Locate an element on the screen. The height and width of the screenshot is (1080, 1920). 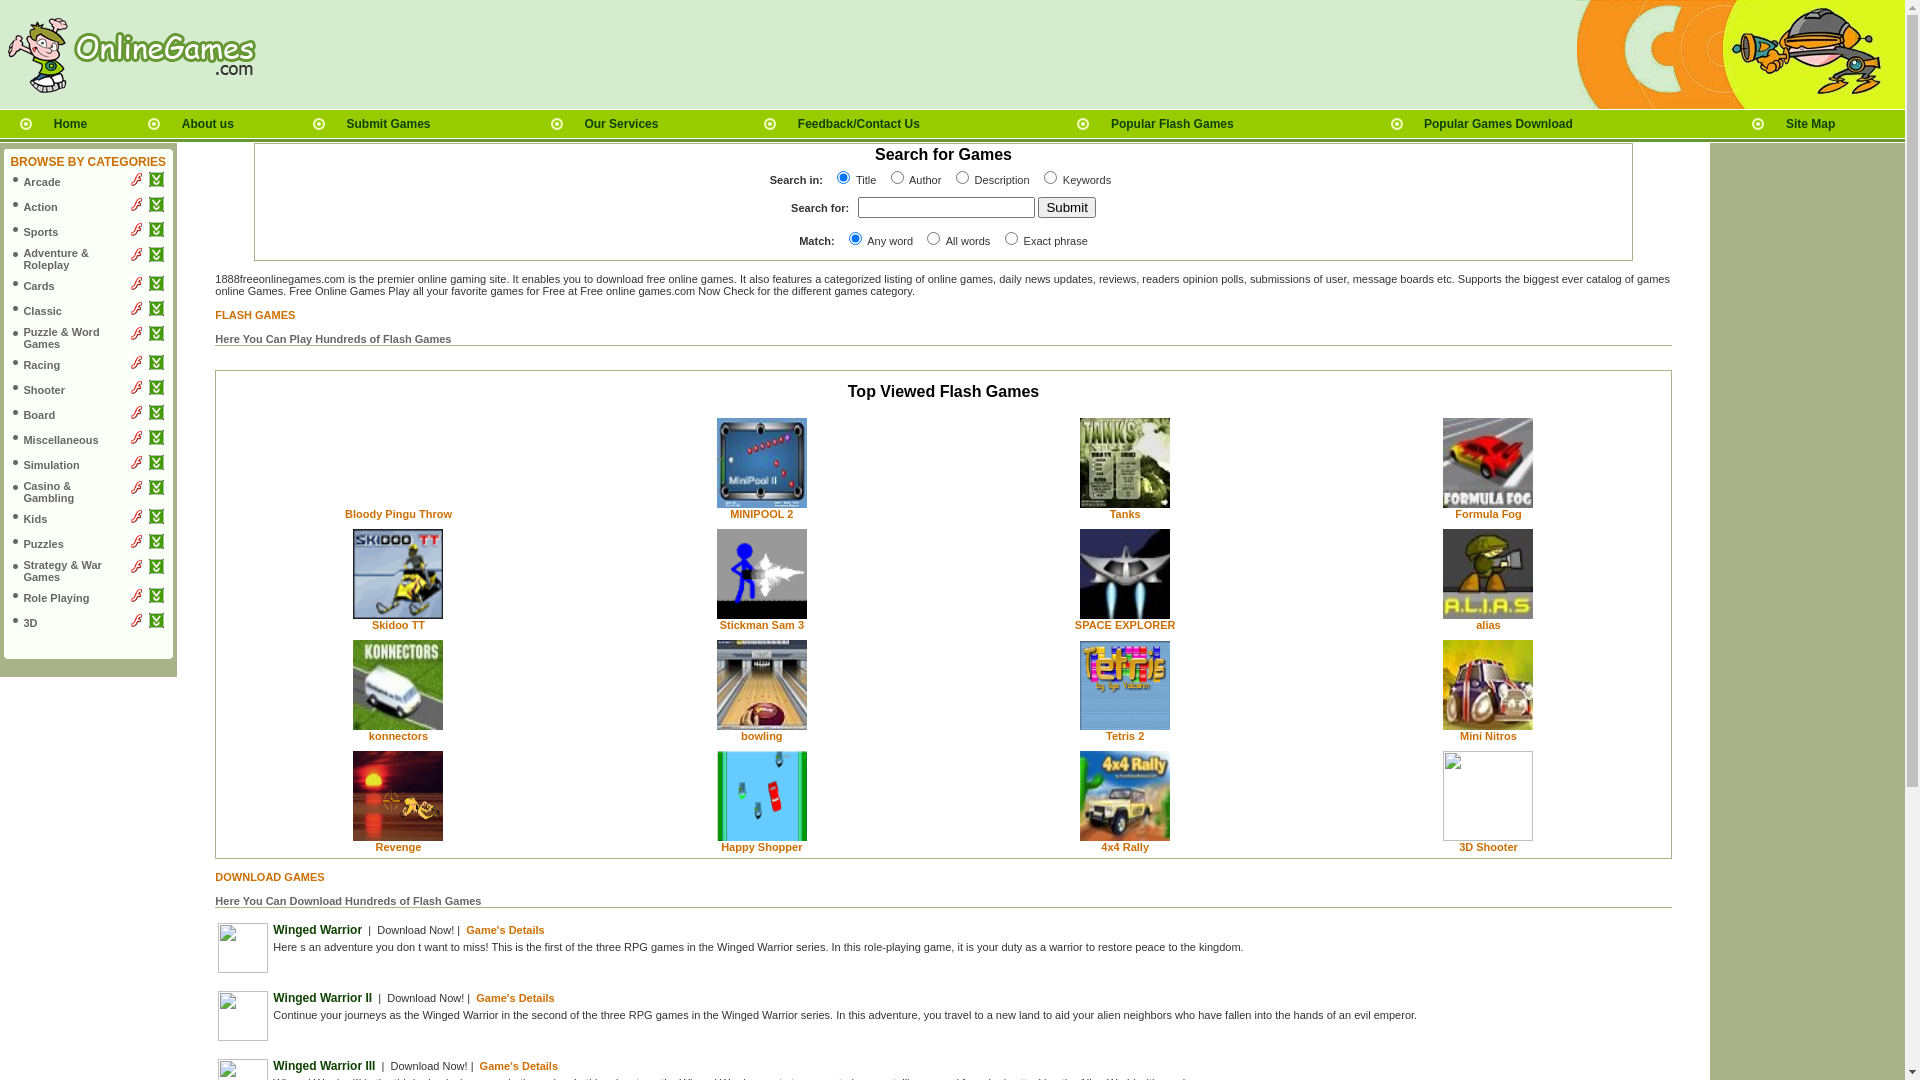
'Skidoo TT' is located at coordinates (372, 623).